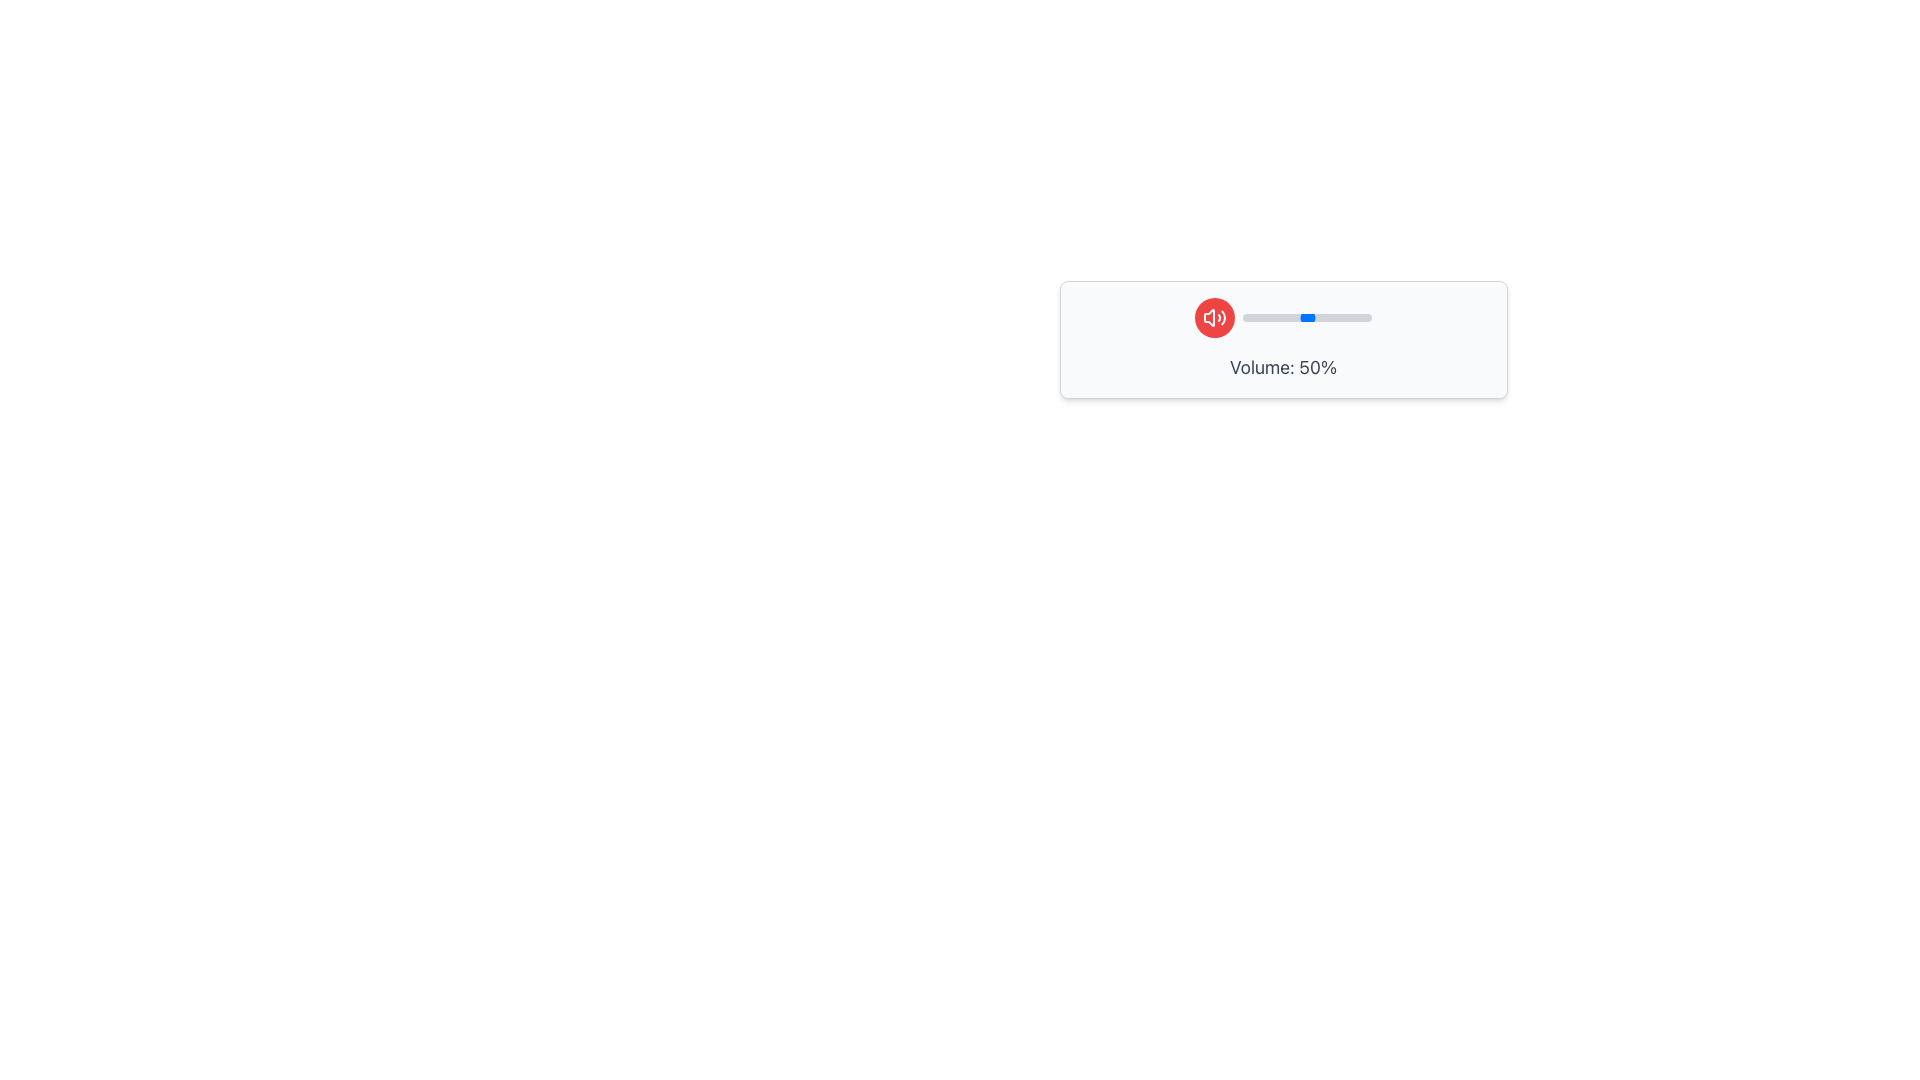  Describe the element at coordinates (1275, 316) in the screenshot. I see `volume` at that location.